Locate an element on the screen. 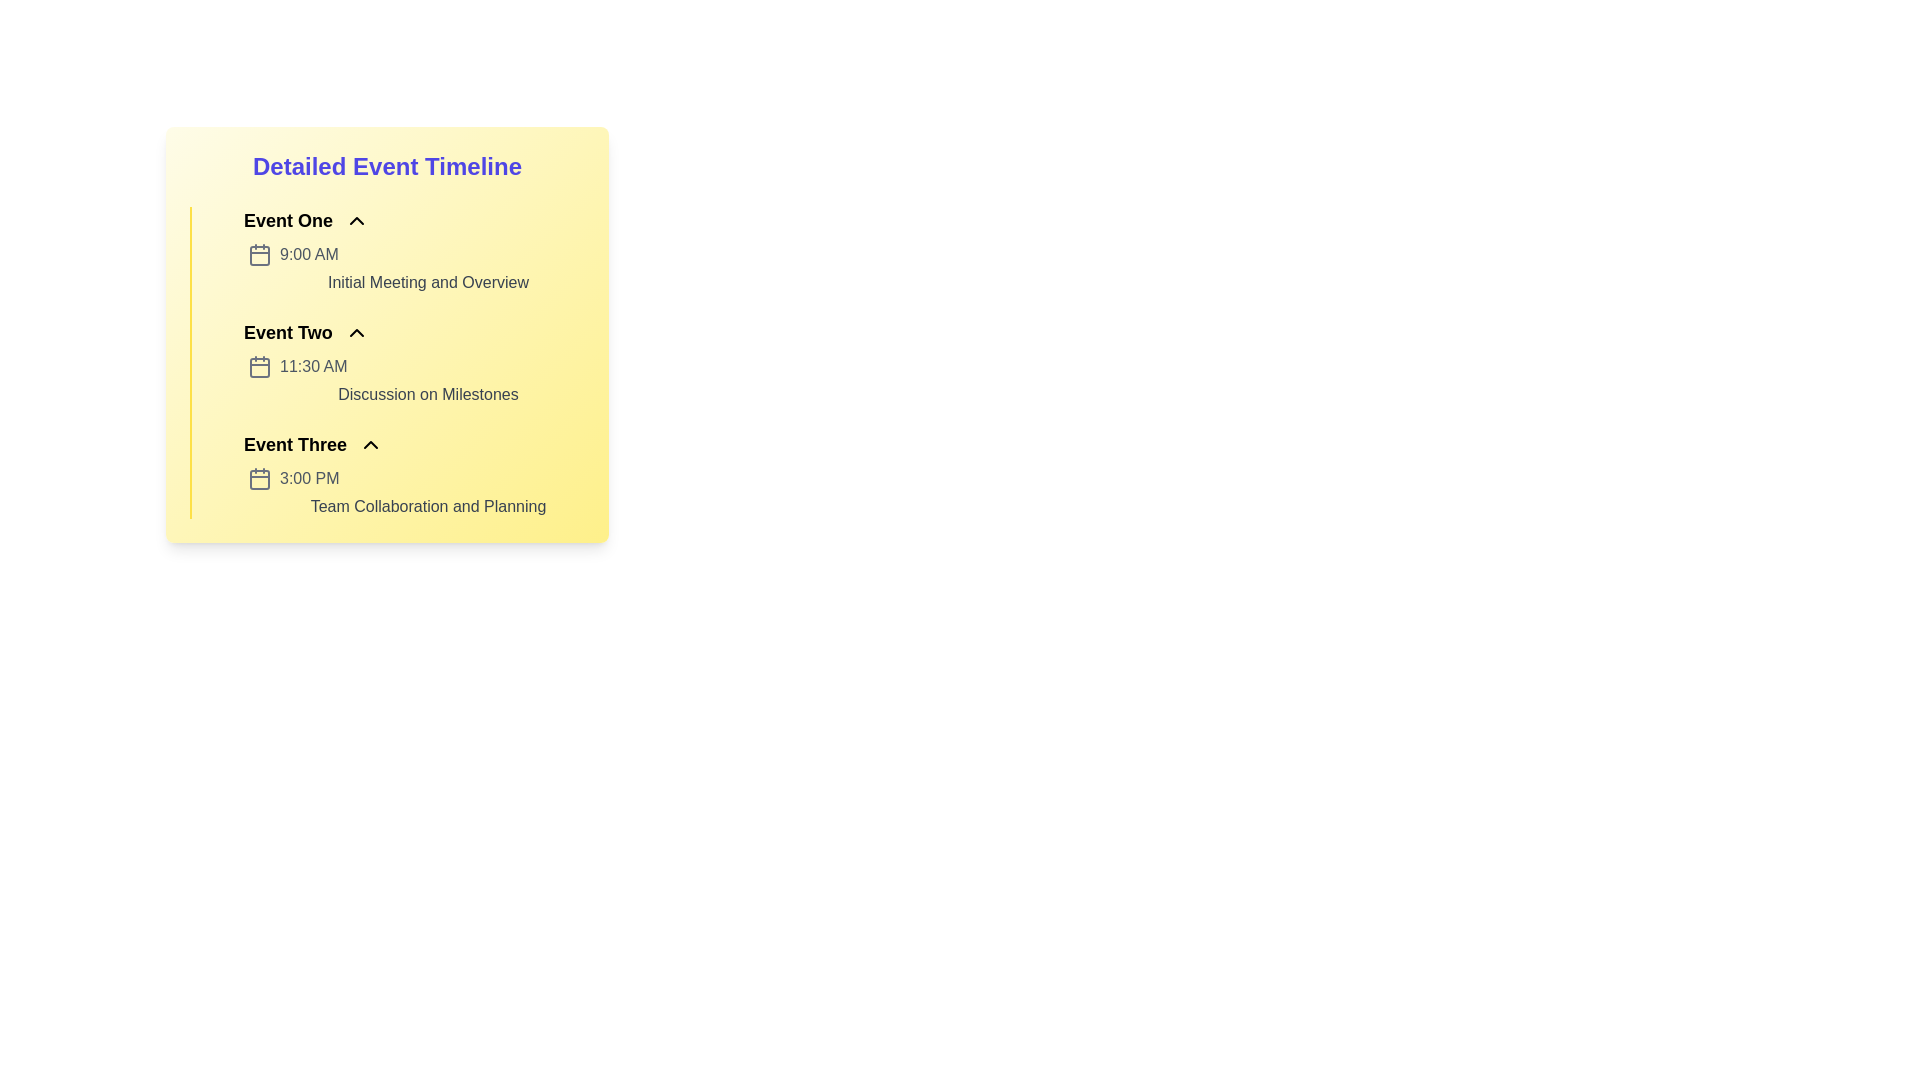 The height and width of the screenshot is (1080, 1920). the icon of the scheduled event list item located in the 'Detailed Event Timeline' section, which displays details about the event including its title, time, and description is located at coordinates (400, 474).